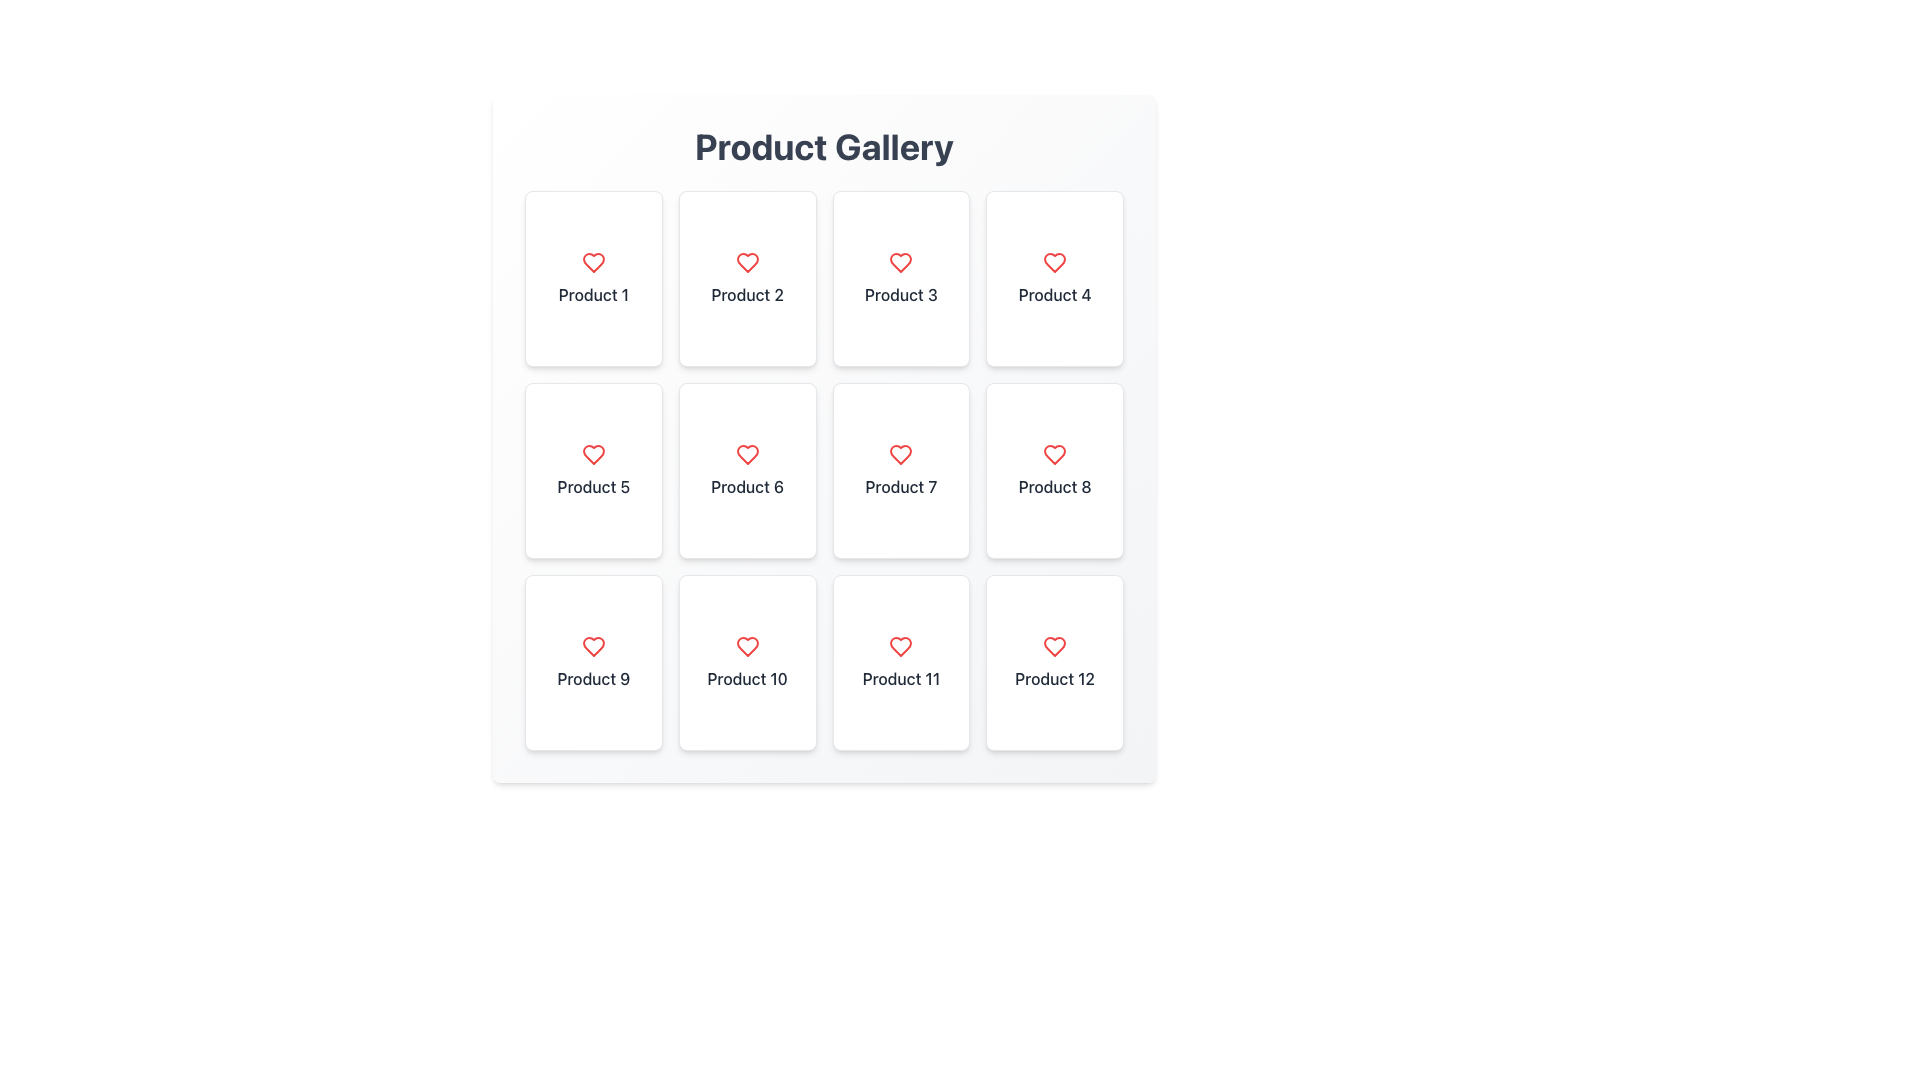 The height and width of the screenshot is (1080, 1920). I want to click on name of the product from the text label displaying 'Product 3' located in the third card of the first row, beneath the heart icon, so click(900, 294).